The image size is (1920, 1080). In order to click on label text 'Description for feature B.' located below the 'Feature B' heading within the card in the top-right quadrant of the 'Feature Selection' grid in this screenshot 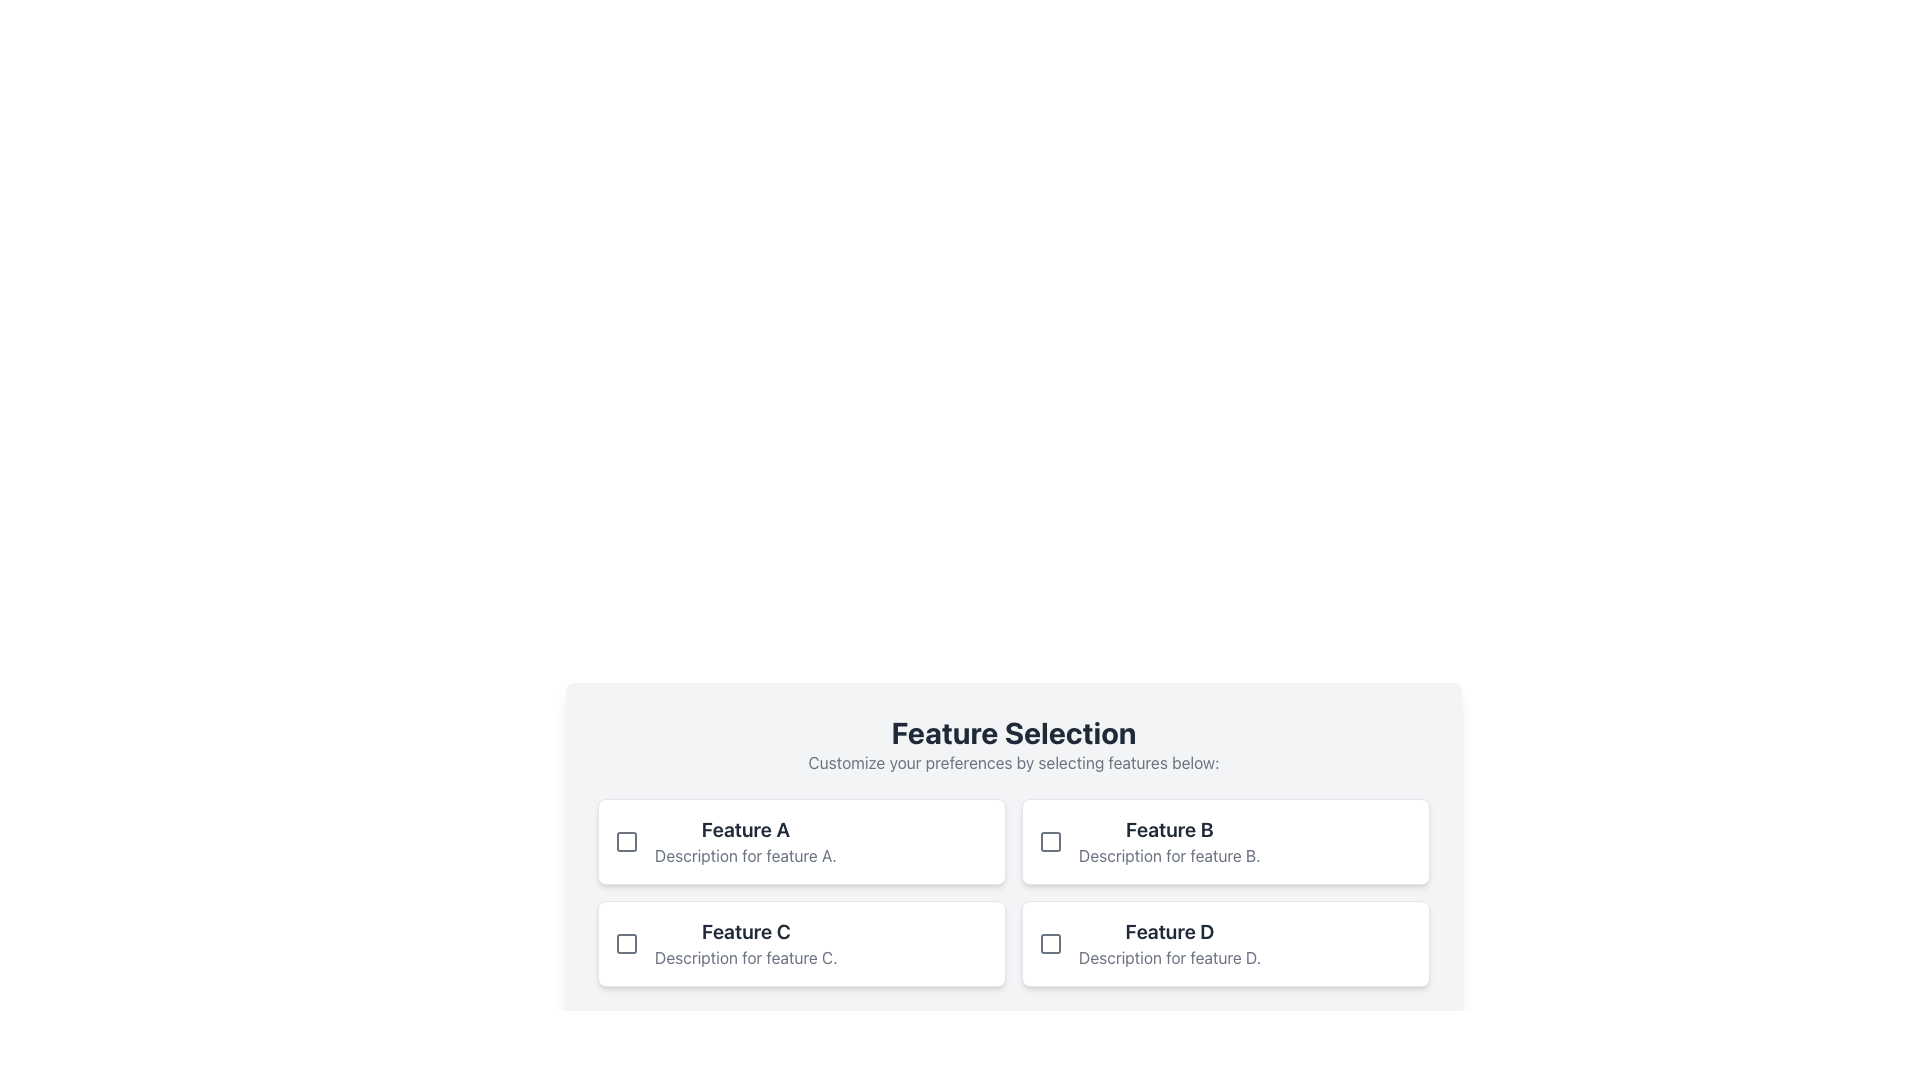, I will do `click(1169, 855)`.